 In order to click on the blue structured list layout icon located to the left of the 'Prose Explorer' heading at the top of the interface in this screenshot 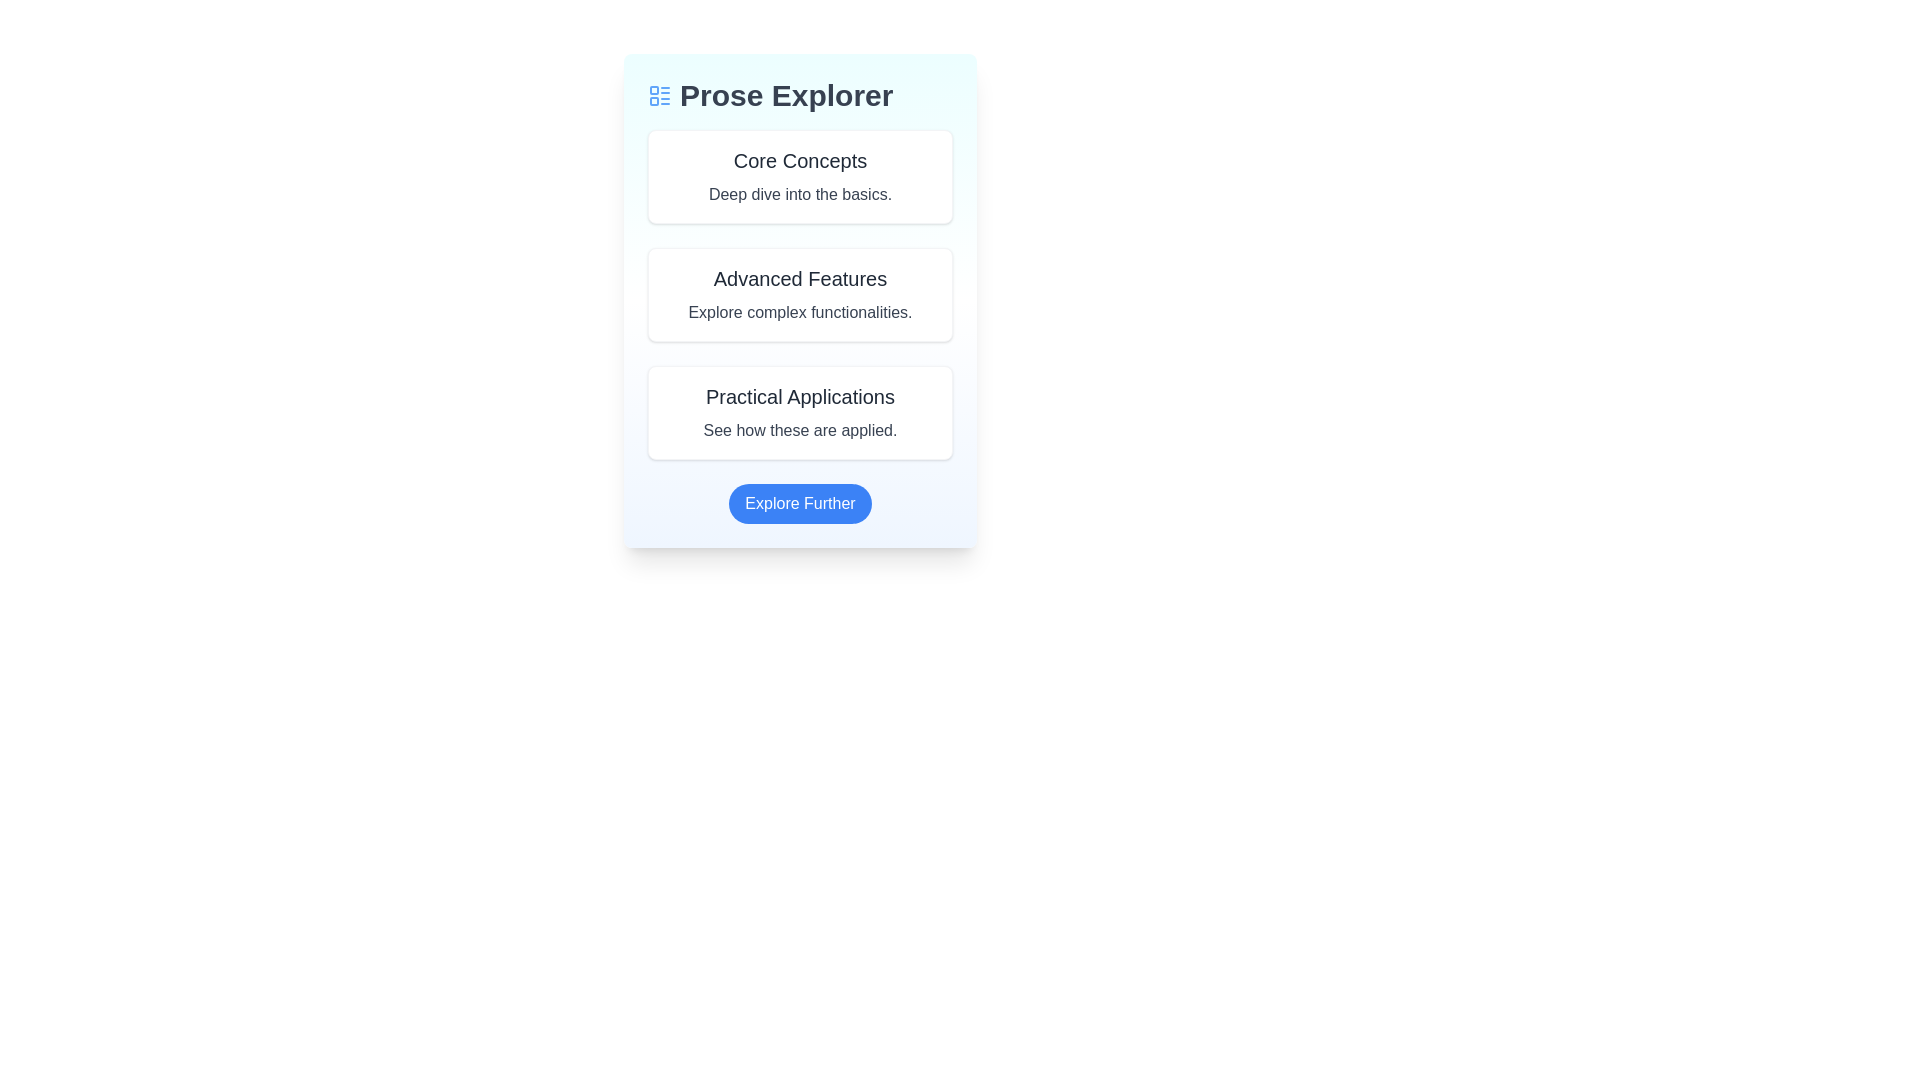, I will do `click(660, 96)`.